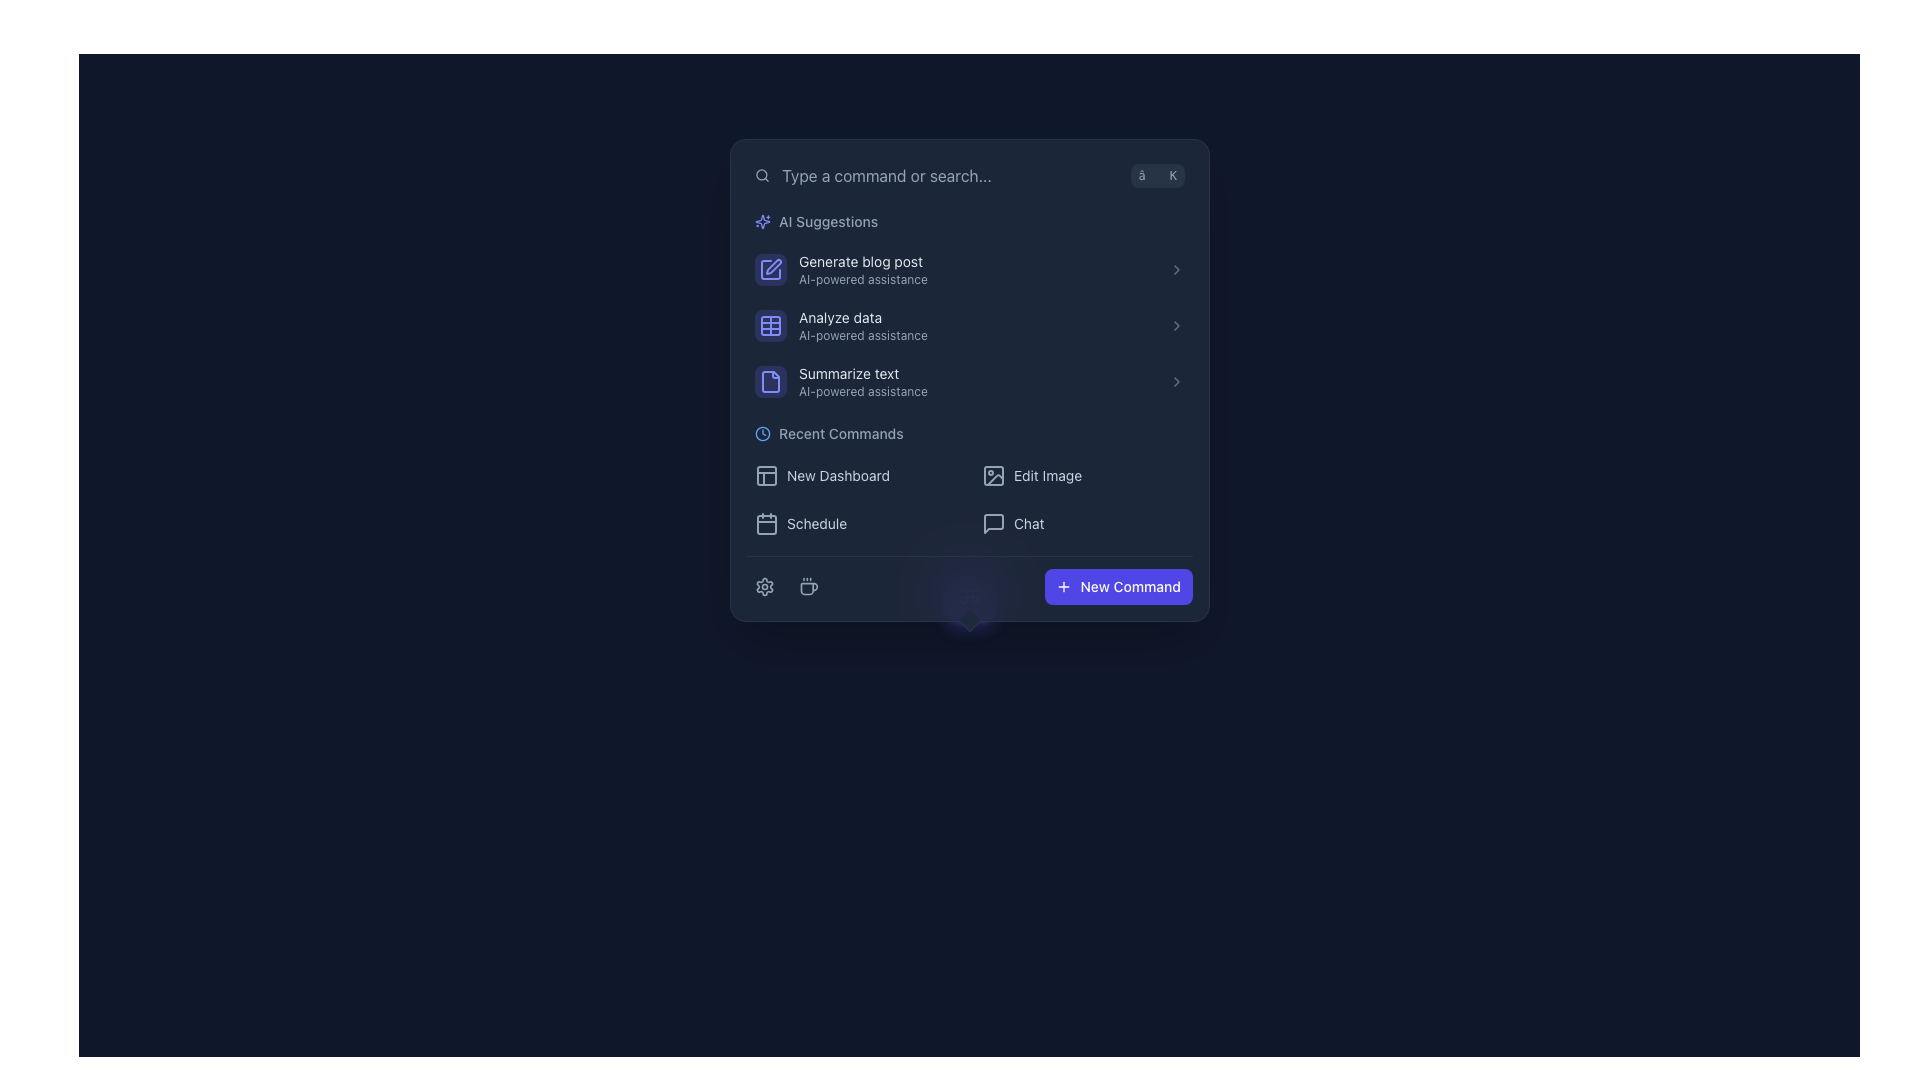 This screenshot has width=1920, height=1080. I want to click on the Icon button located in the bottom-left region of the dialog box, so click(763, 585).